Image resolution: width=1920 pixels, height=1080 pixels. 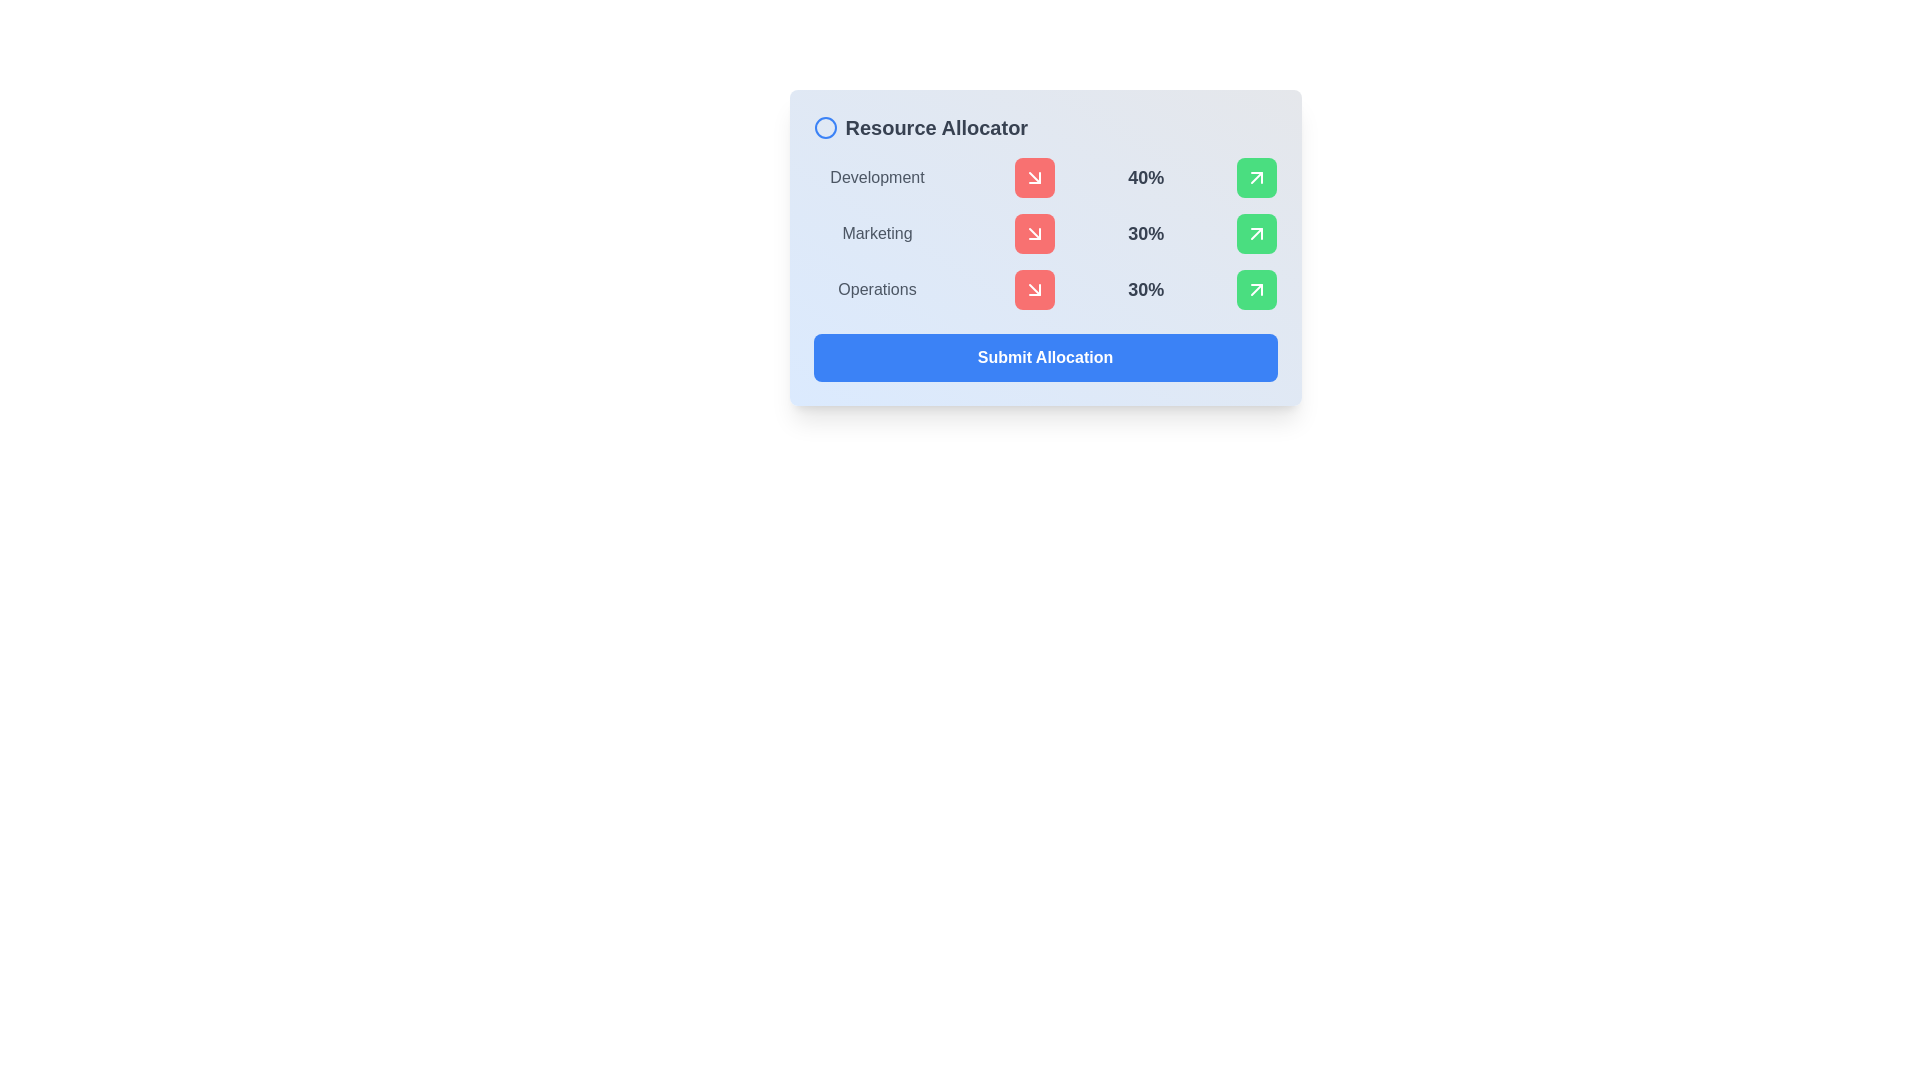 What do you see at coordinates (1034, 176) in the screenshot?
I see `the small square button with a red background and a white downward-rightward arrow icon located in the 'Development' row for accessibility navigation` at bounding box center [1034, 176].